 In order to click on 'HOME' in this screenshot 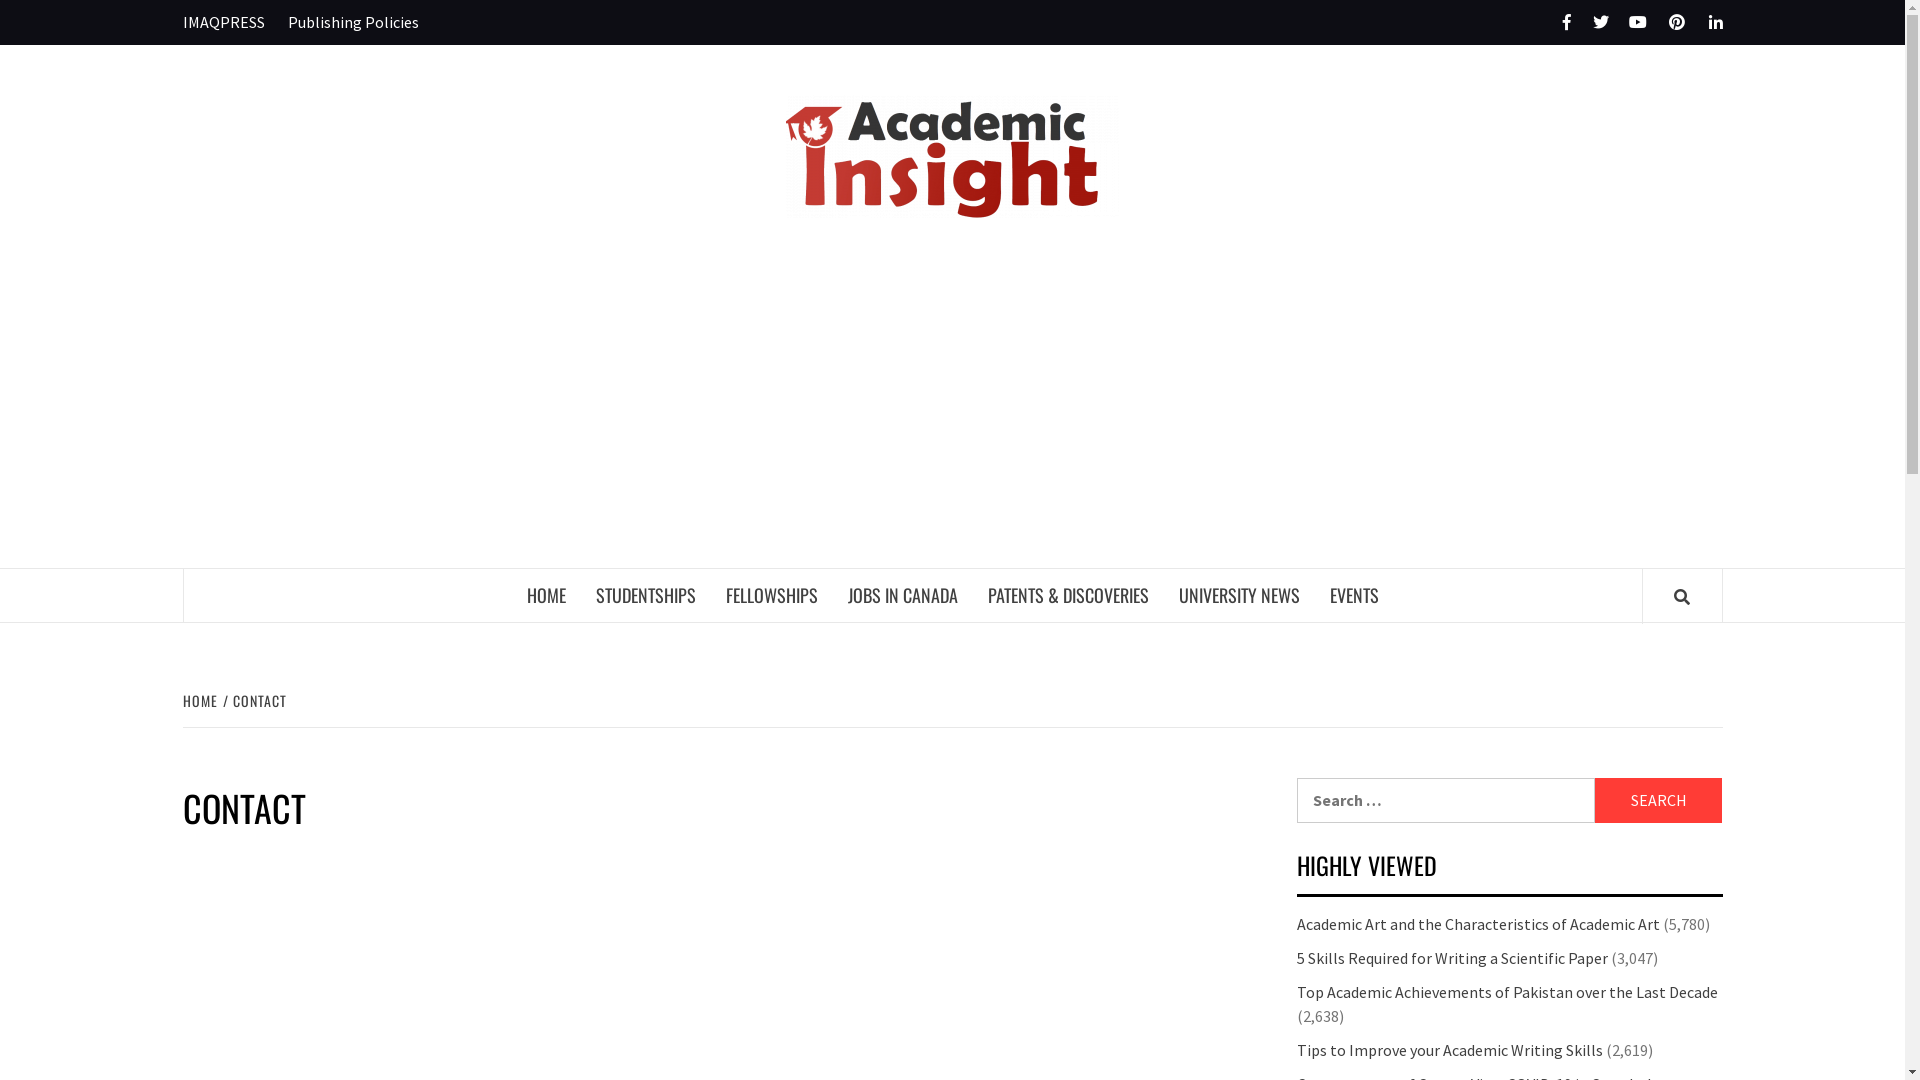, I will do `click(201, 699)`.